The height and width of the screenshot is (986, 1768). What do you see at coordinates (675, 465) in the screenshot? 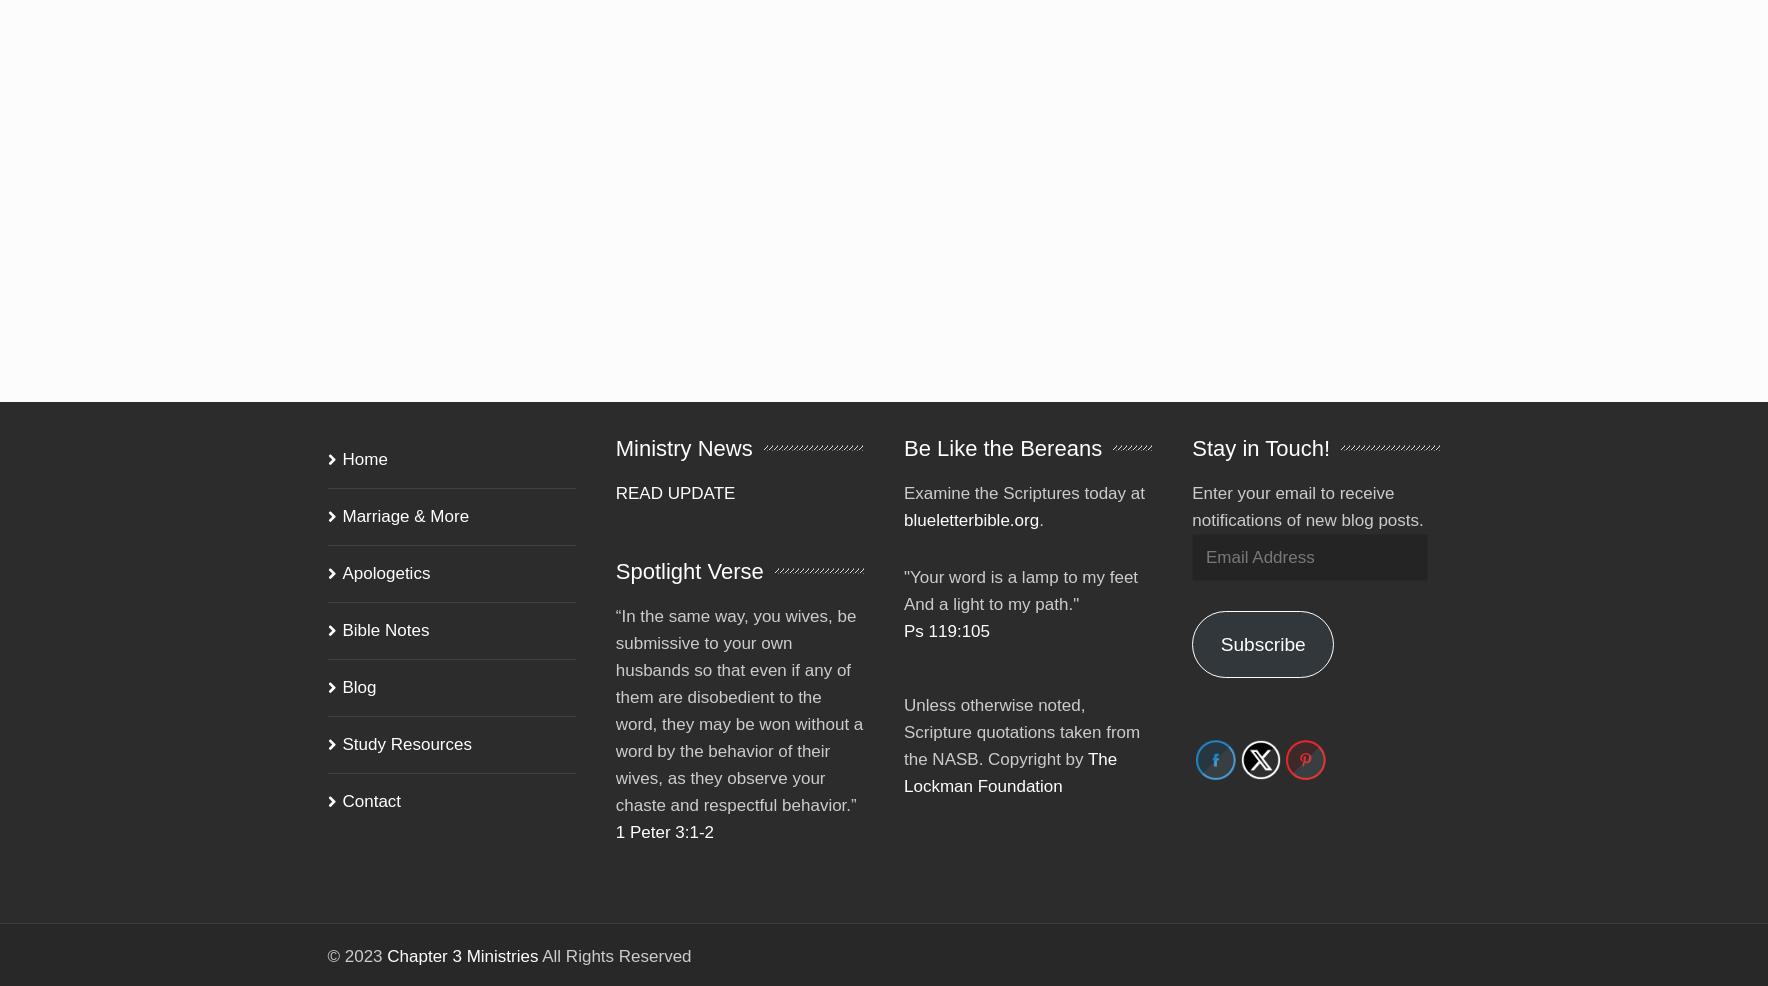
I see `'READ UPDATE'` at bounding box center [675, 465].